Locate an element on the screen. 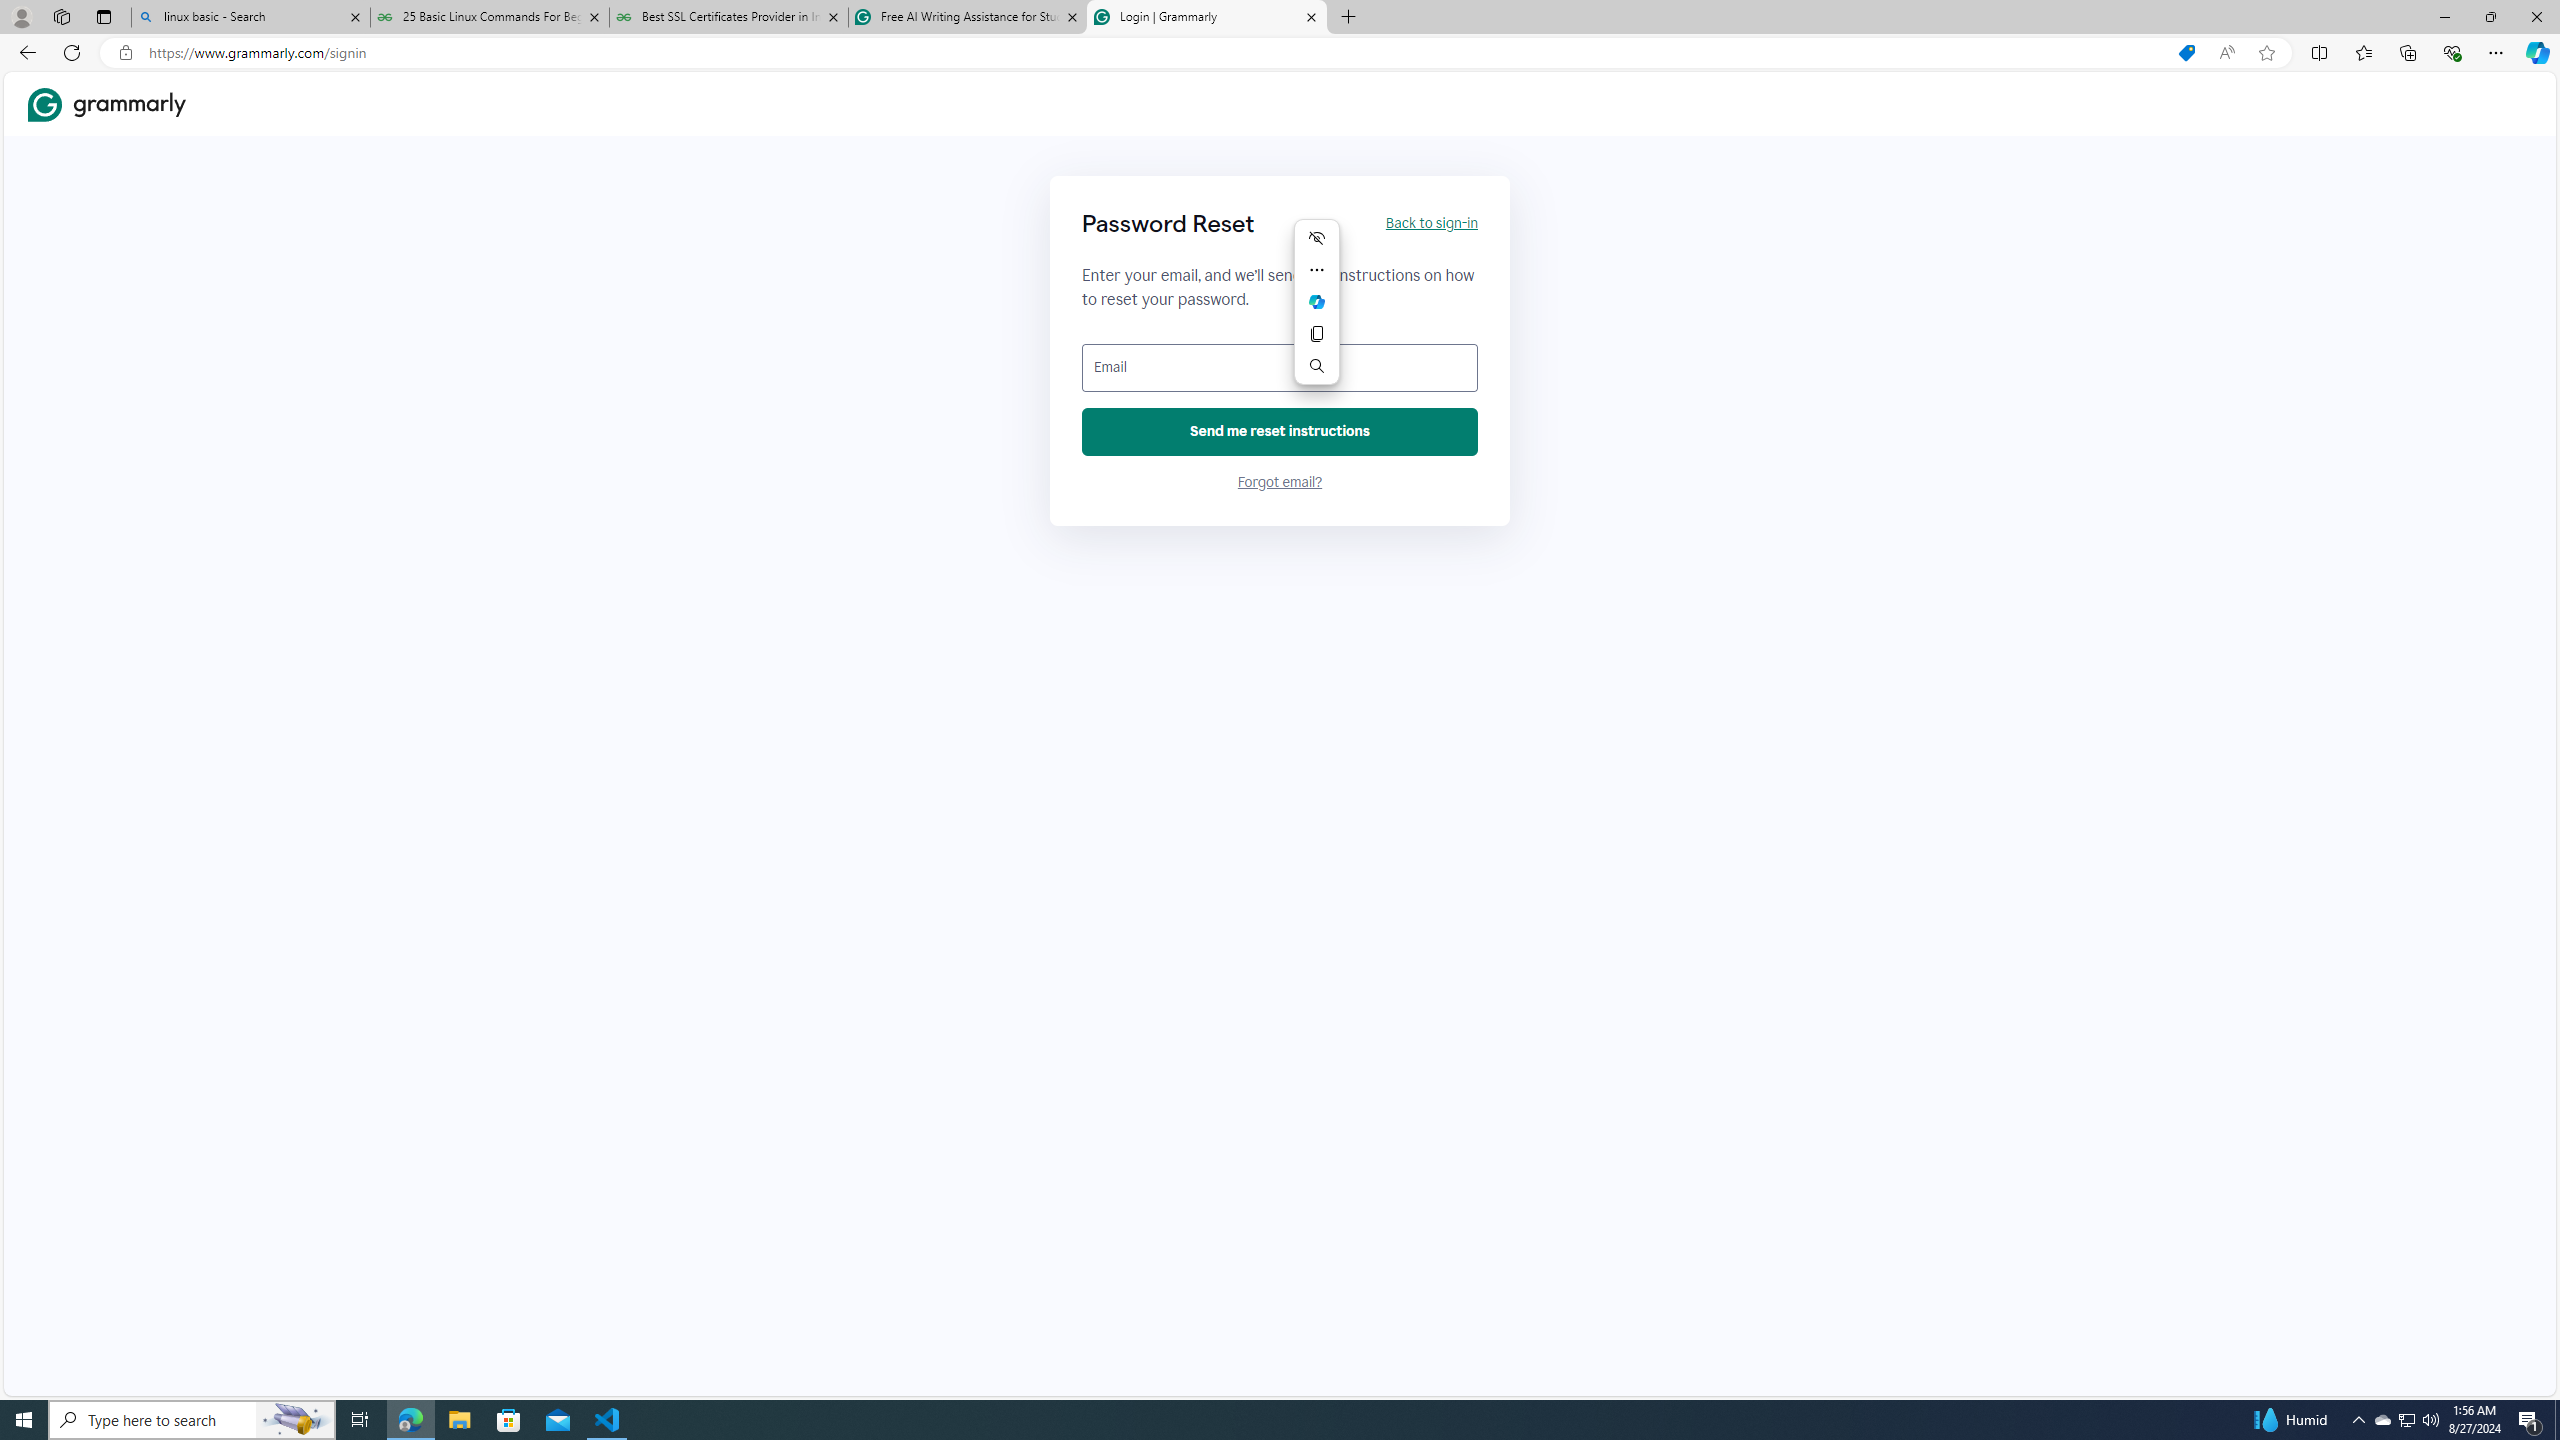  'Login | Grammarly' is located at coordinates (1204, 16).